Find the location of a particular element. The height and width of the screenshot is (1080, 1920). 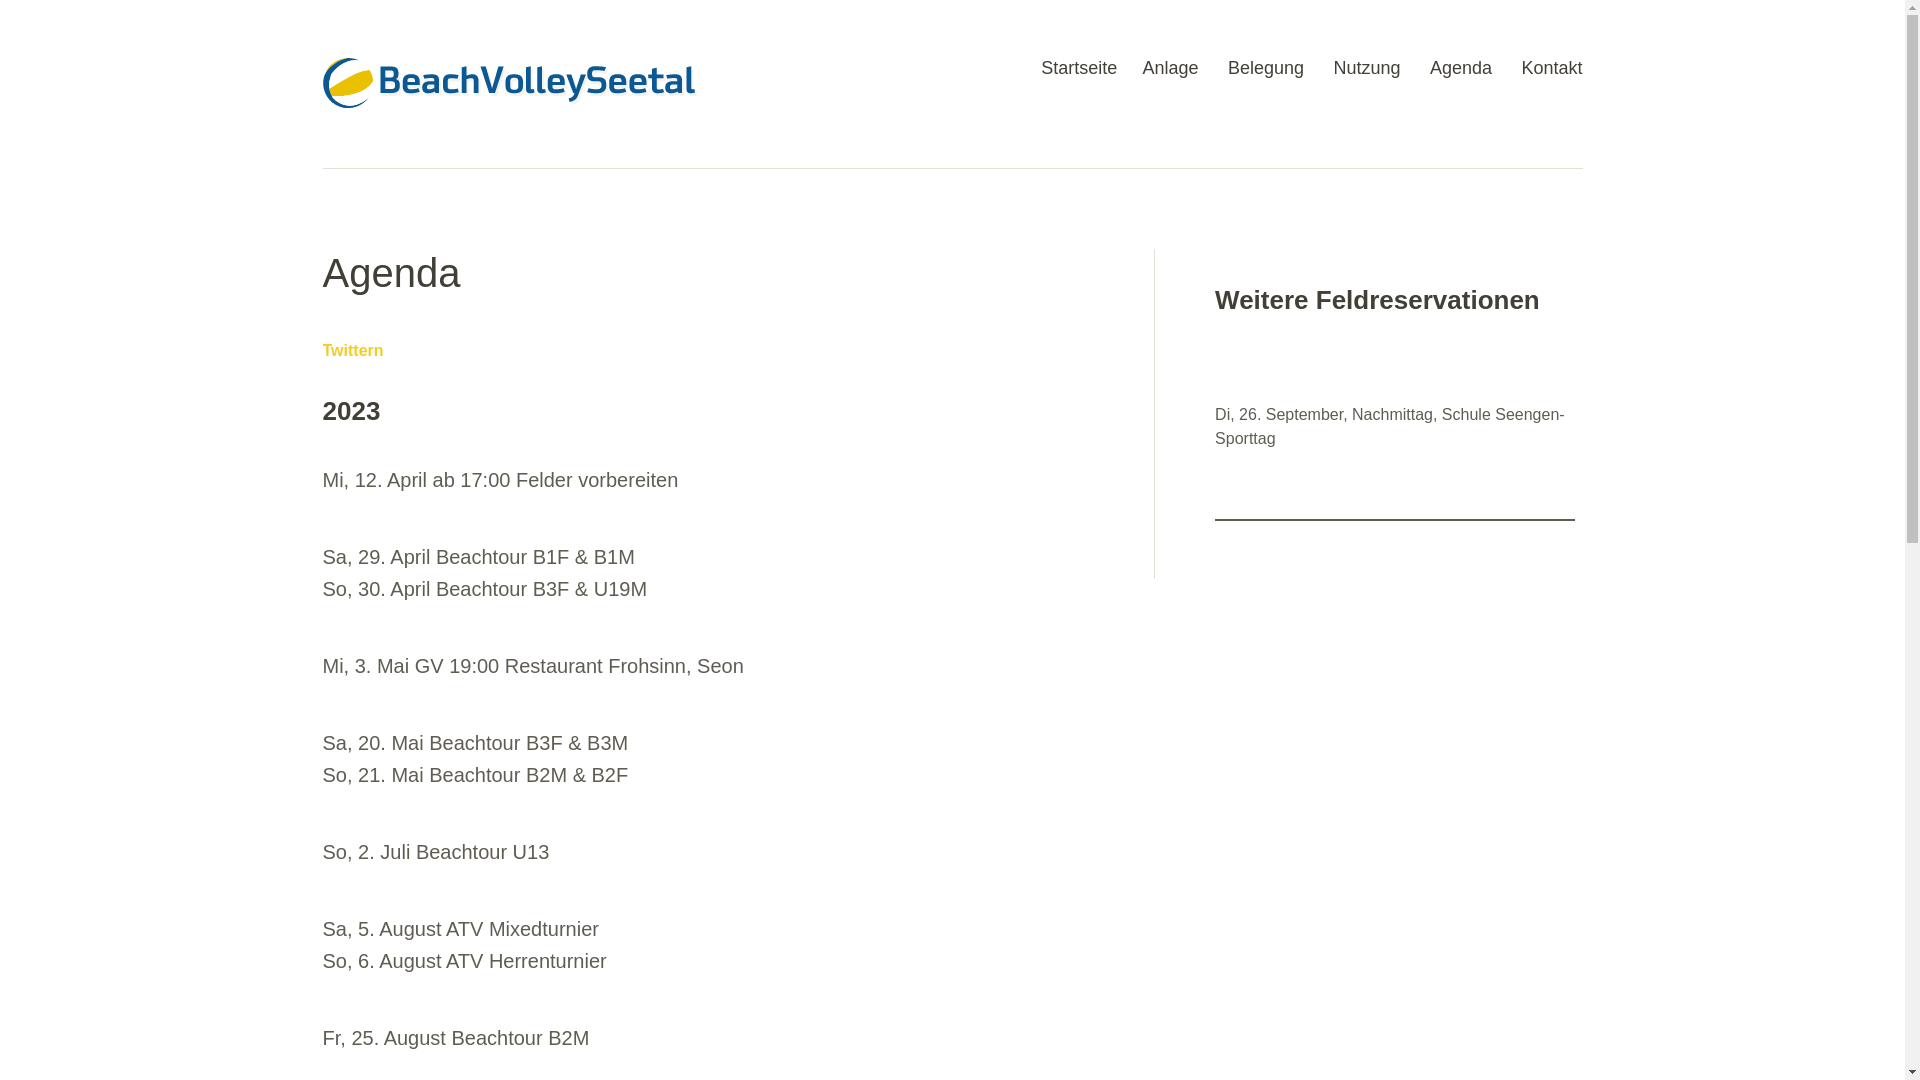

'Kontakt' is located at coordinates (1520, 76).